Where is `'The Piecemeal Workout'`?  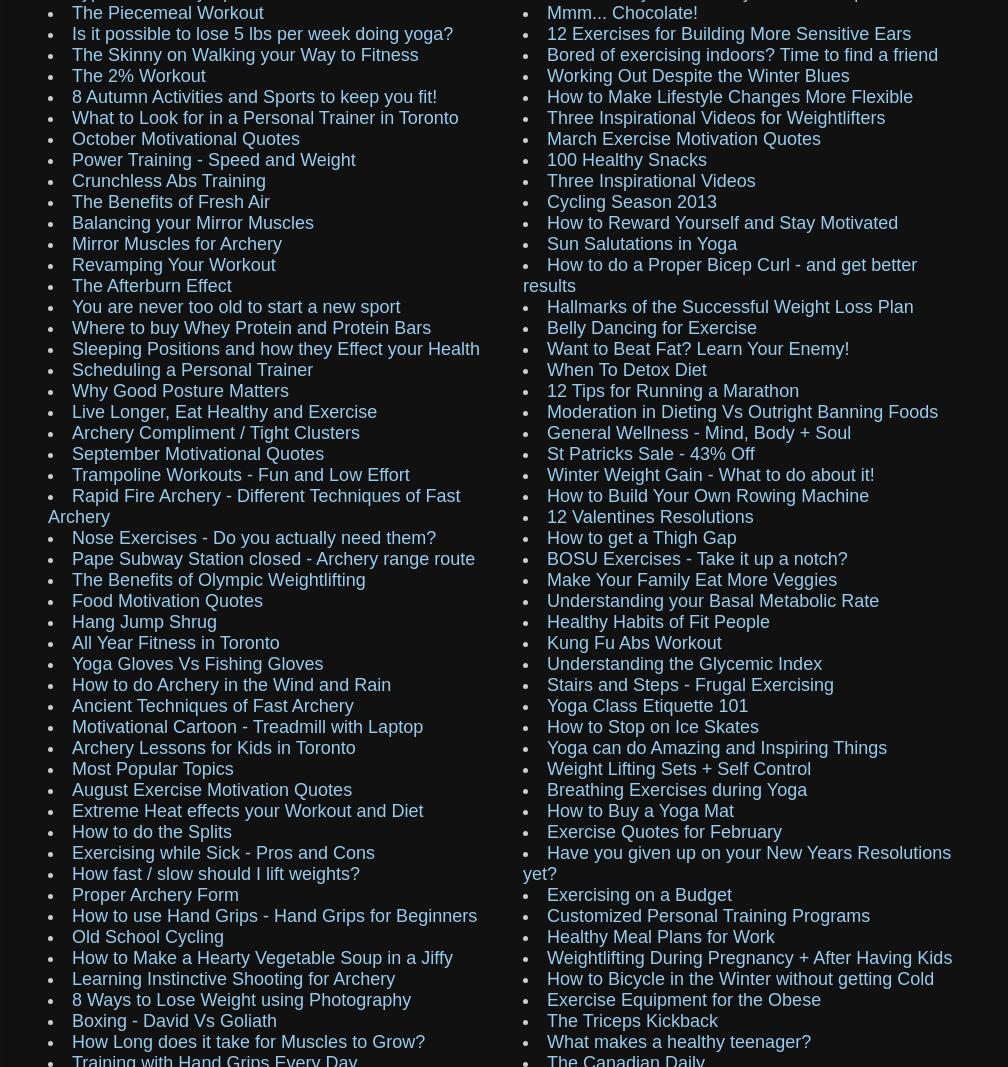
'The Piecemeal Workout' is located at coordinates (167, 10).